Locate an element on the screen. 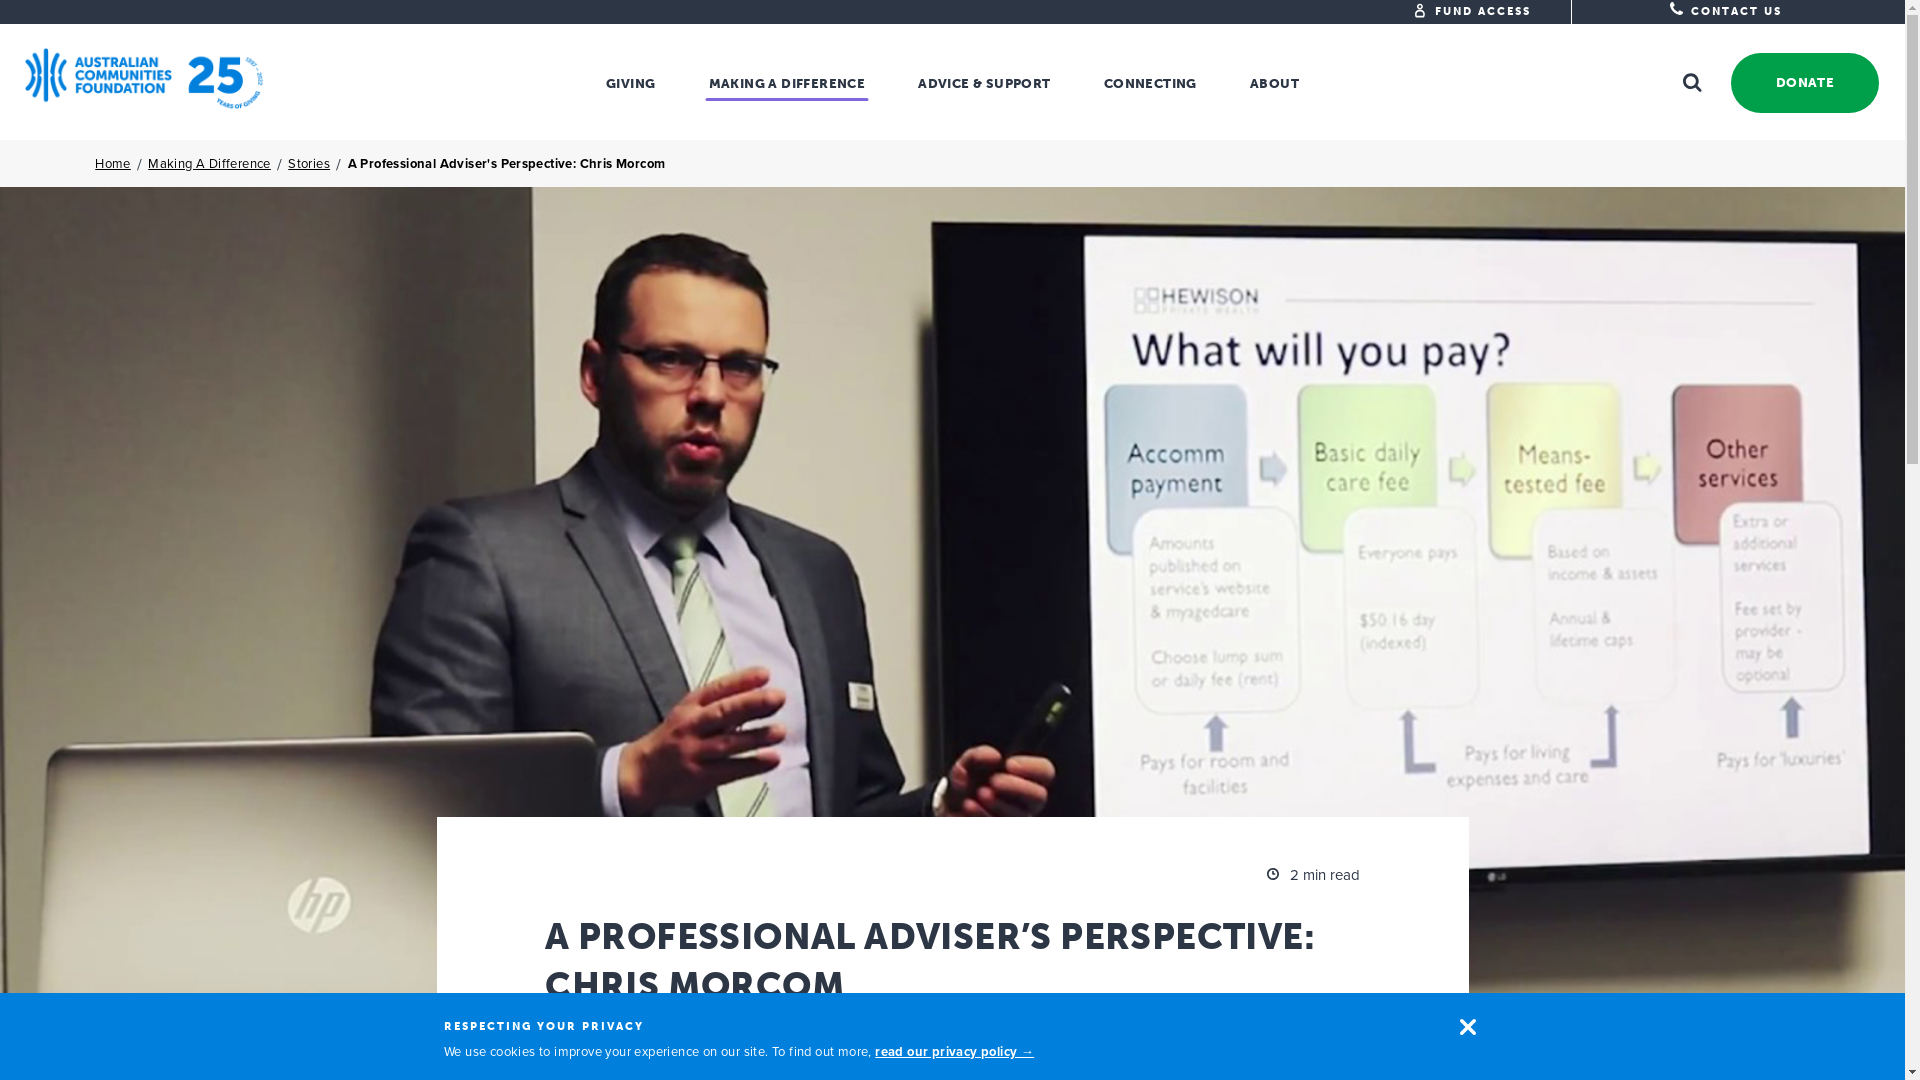 This screenshot has width=1920, height=1080. 'CONTACT US' is located at coordinates (1724, 11).